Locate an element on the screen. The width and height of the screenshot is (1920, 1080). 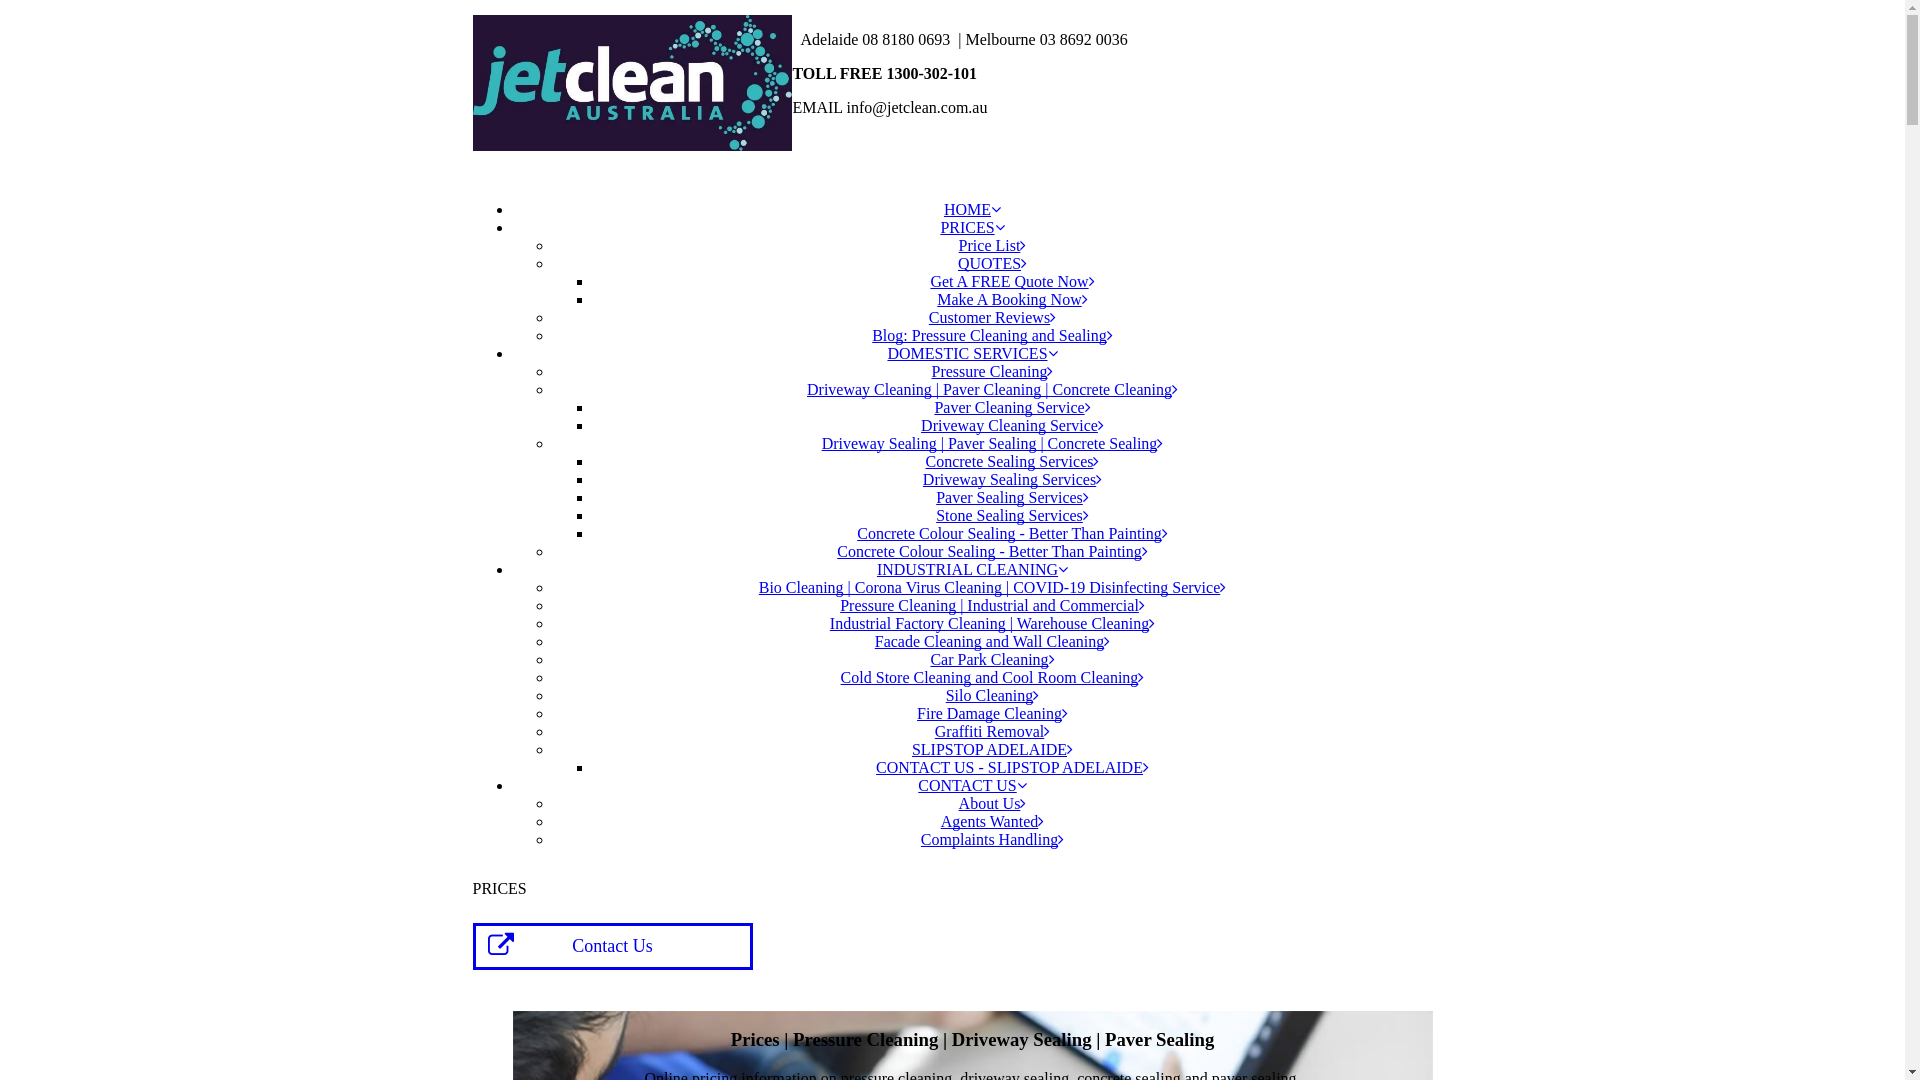
'CONTACT US' is located at coordinates (916, 784).